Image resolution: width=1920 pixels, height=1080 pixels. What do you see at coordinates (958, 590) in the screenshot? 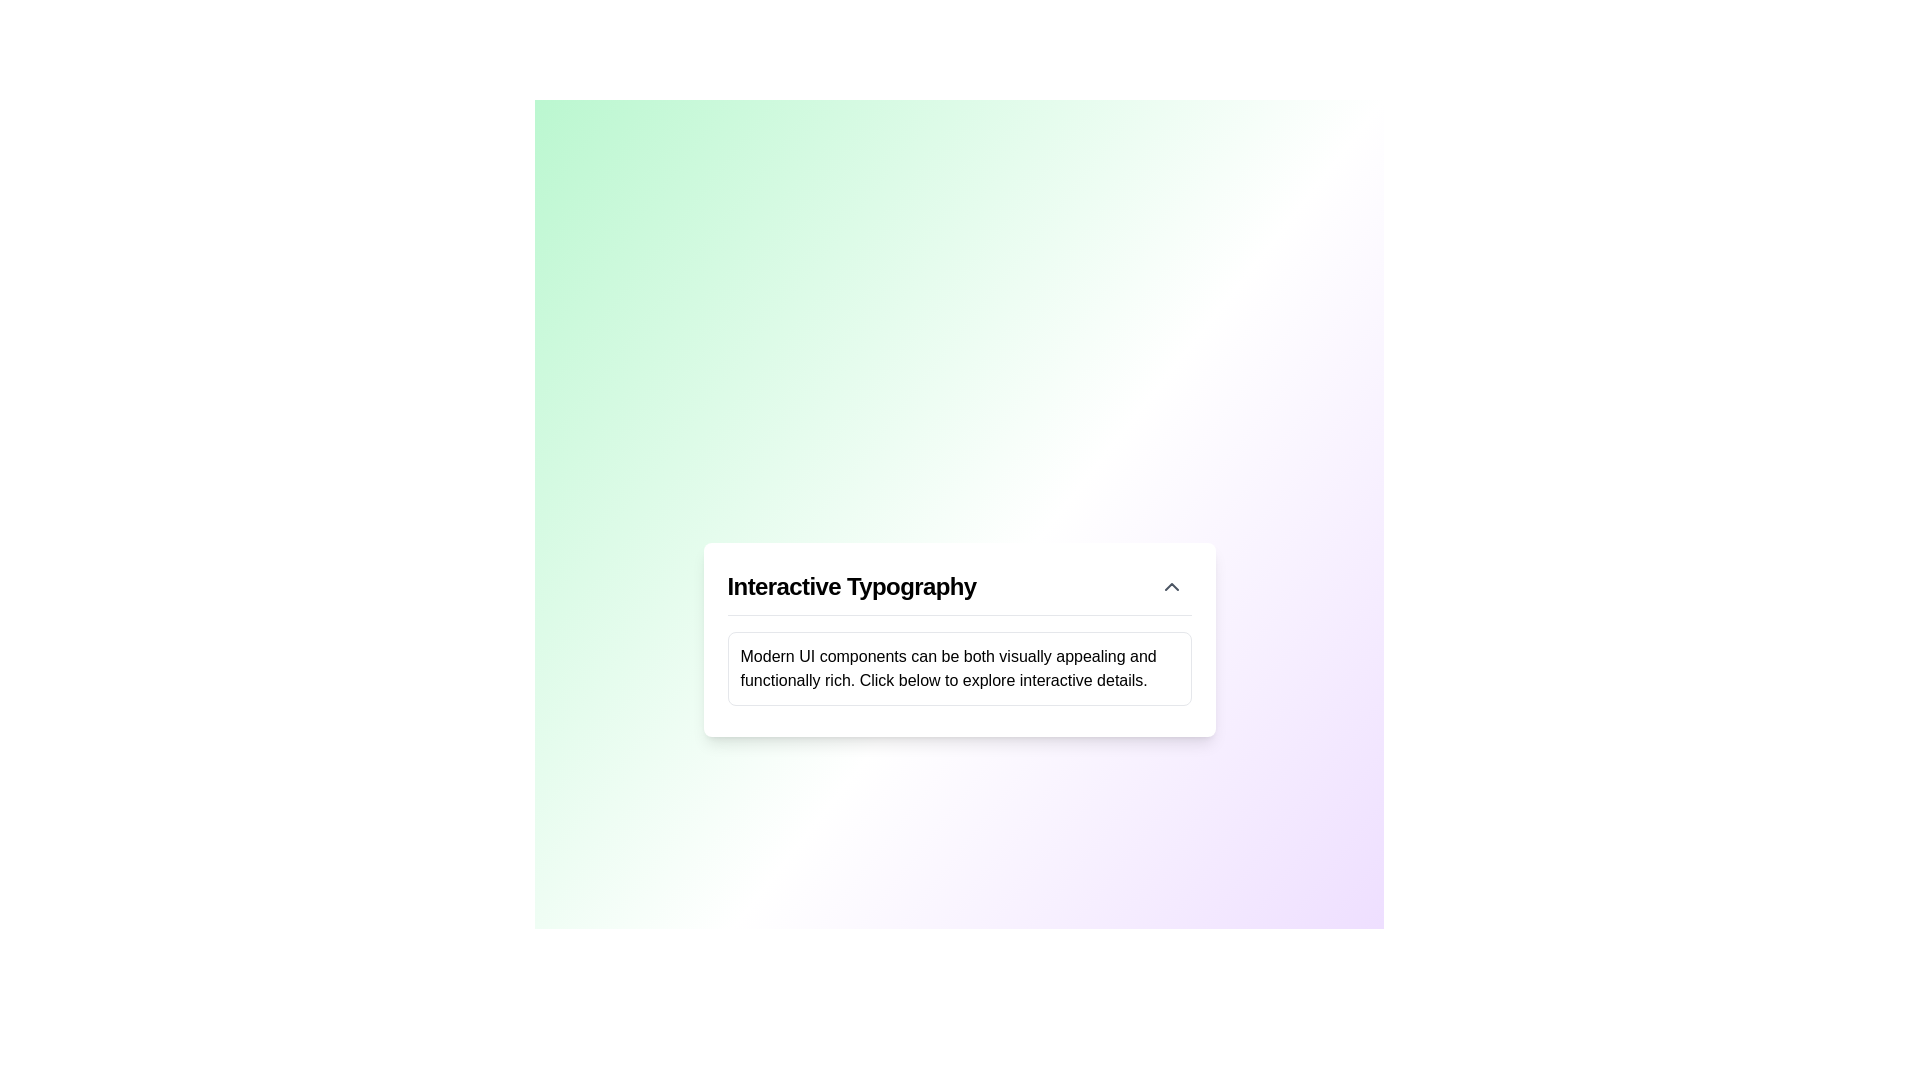
I see `the 'Interactive Typography' collapsible header or title bar with a toggle icon` at bounding box center [958, 590].